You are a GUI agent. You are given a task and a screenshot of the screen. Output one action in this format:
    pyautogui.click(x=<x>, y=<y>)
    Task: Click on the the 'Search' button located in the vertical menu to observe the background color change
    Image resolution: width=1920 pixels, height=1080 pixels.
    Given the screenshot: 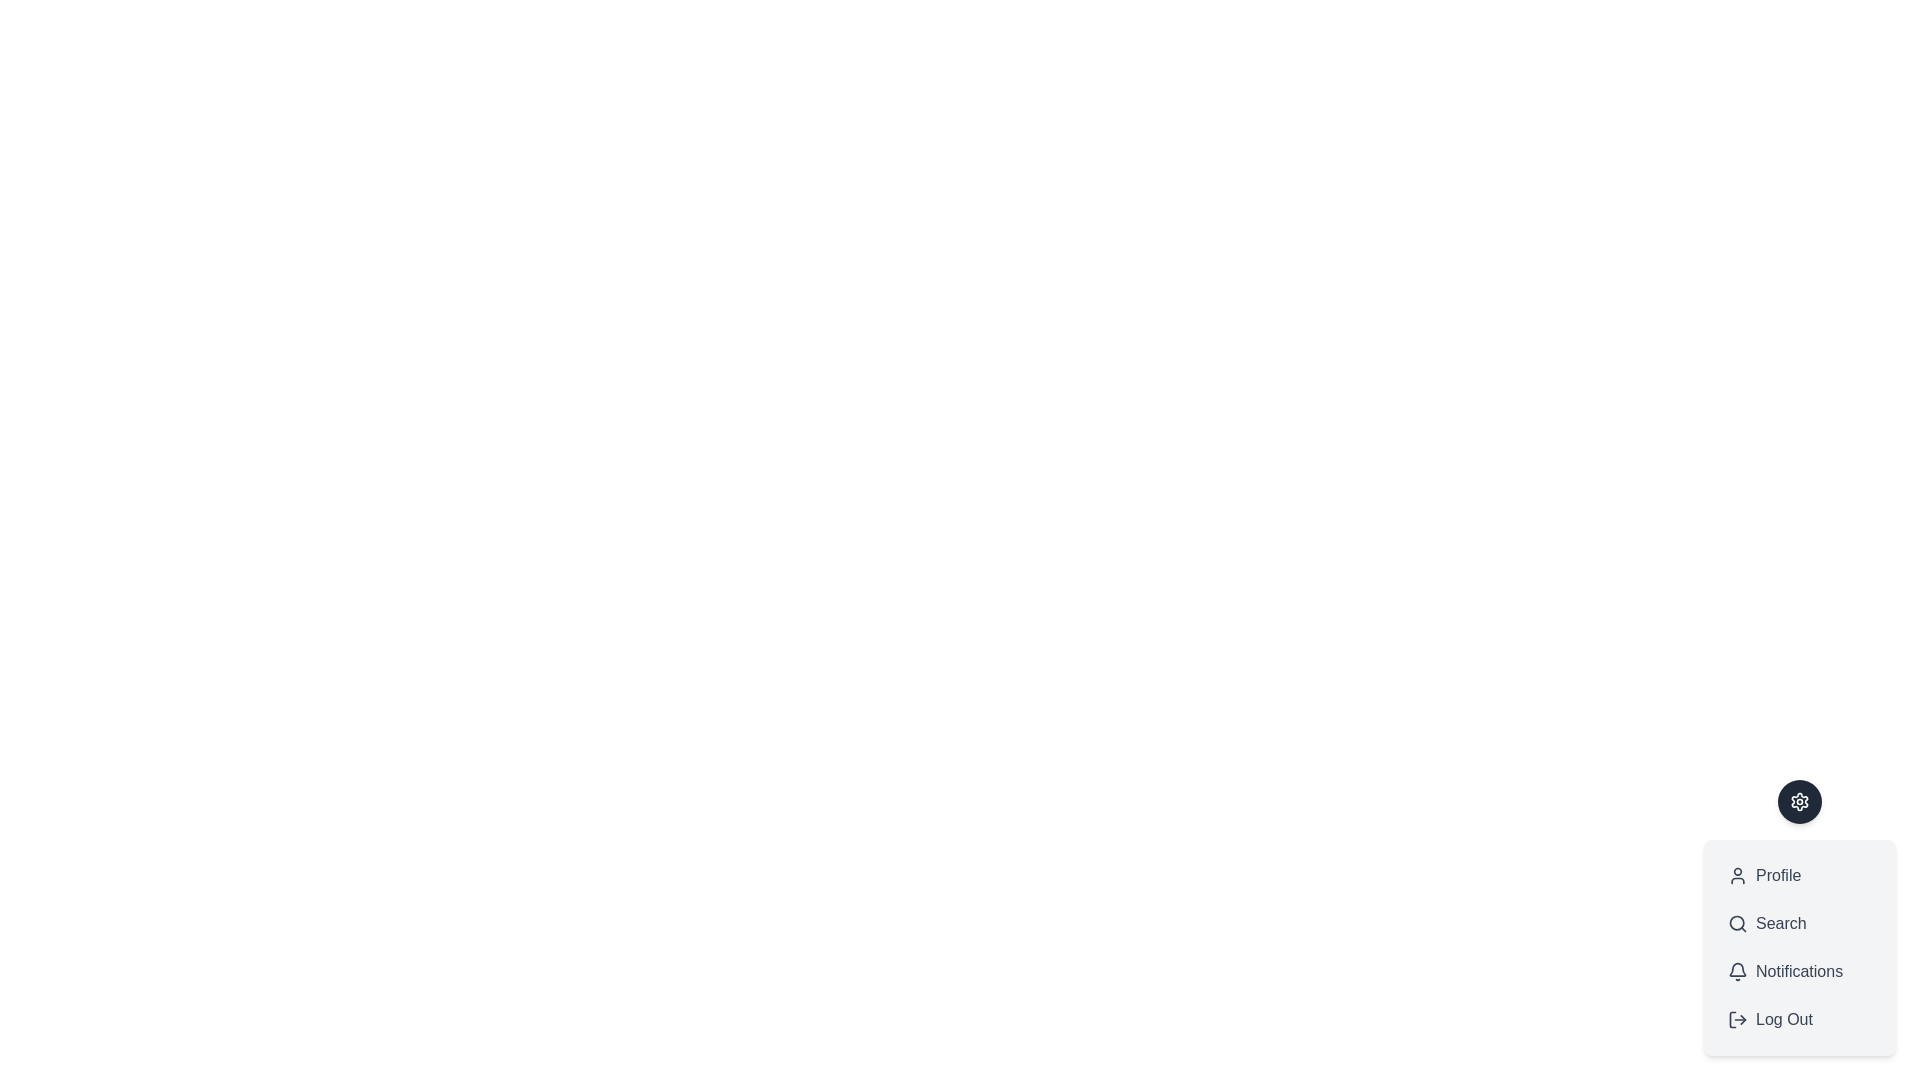 What is the action you would take?
    pyautogui.click(x=1800, y=918)
    